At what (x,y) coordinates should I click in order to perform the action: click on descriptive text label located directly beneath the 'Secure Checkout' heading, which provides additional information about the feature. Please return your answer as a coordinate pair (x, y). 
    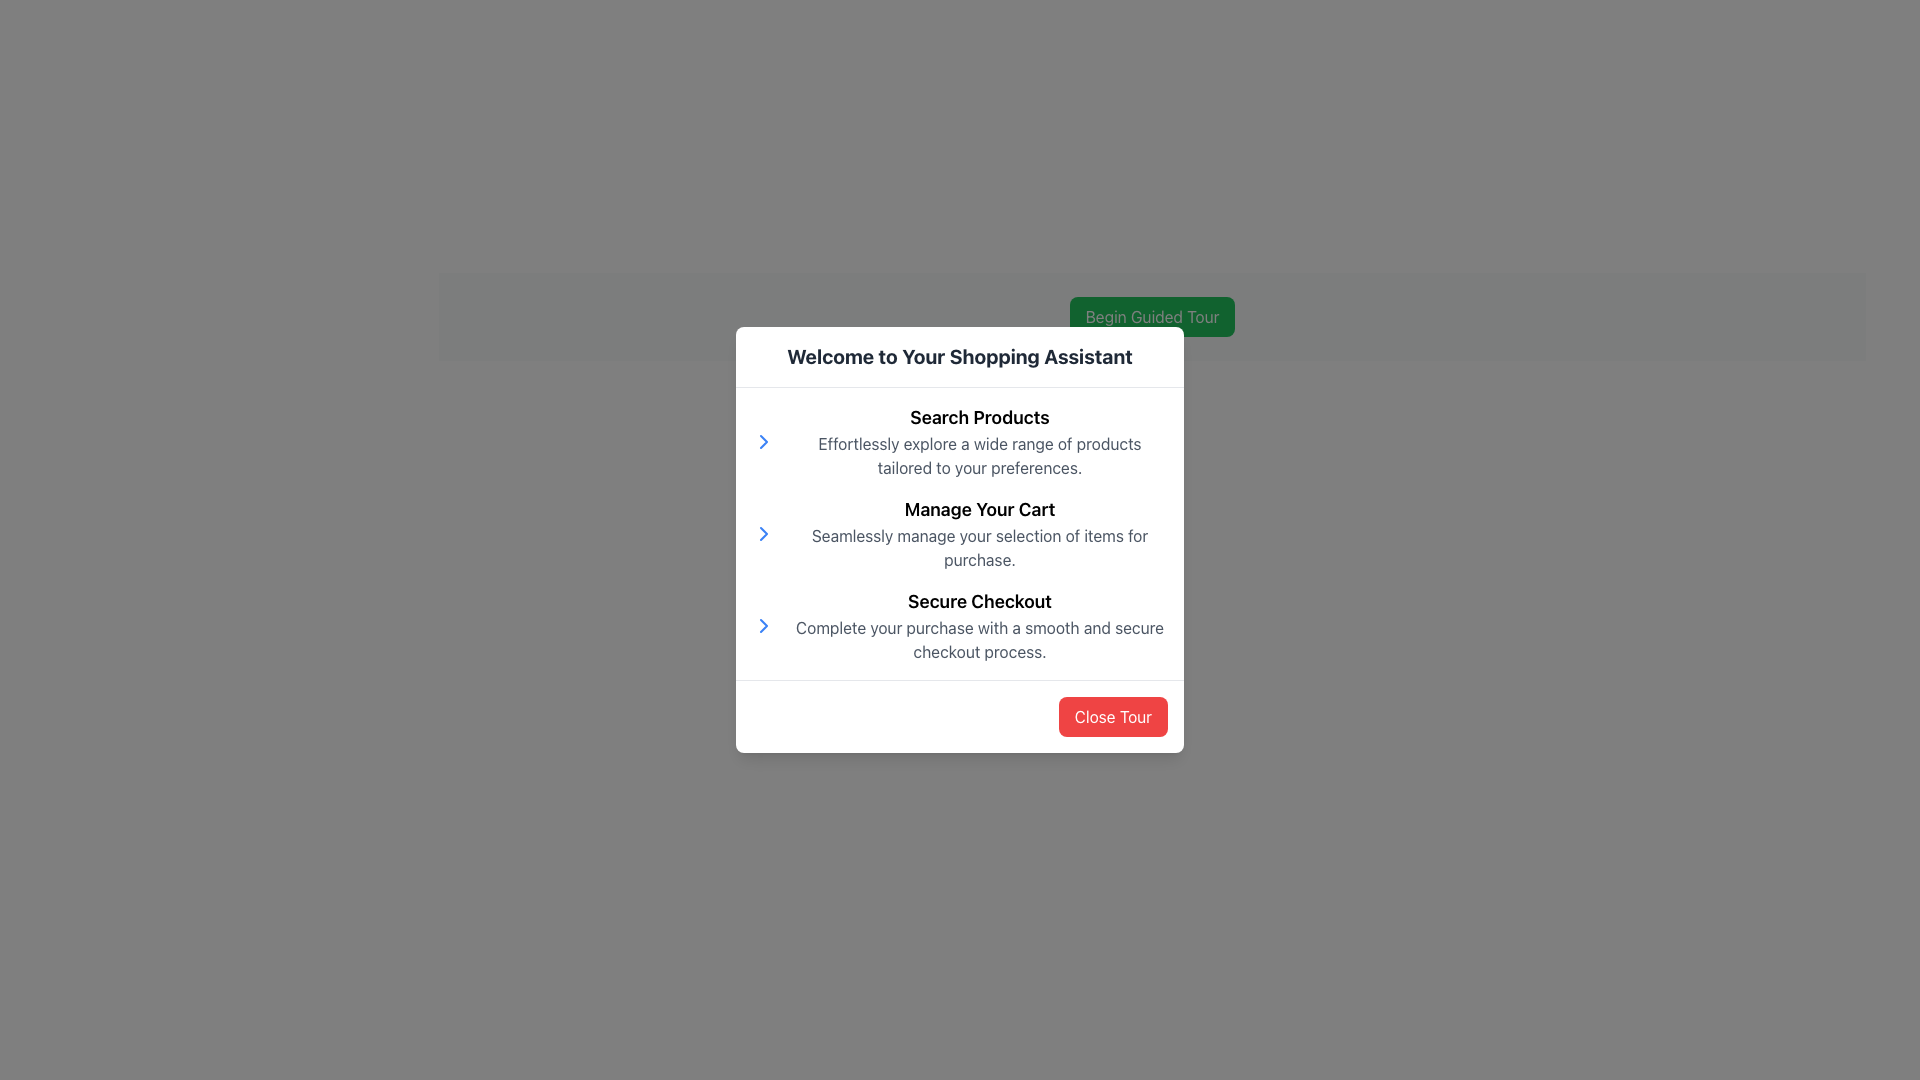
    Looking at the image, I should click on (979, 640).